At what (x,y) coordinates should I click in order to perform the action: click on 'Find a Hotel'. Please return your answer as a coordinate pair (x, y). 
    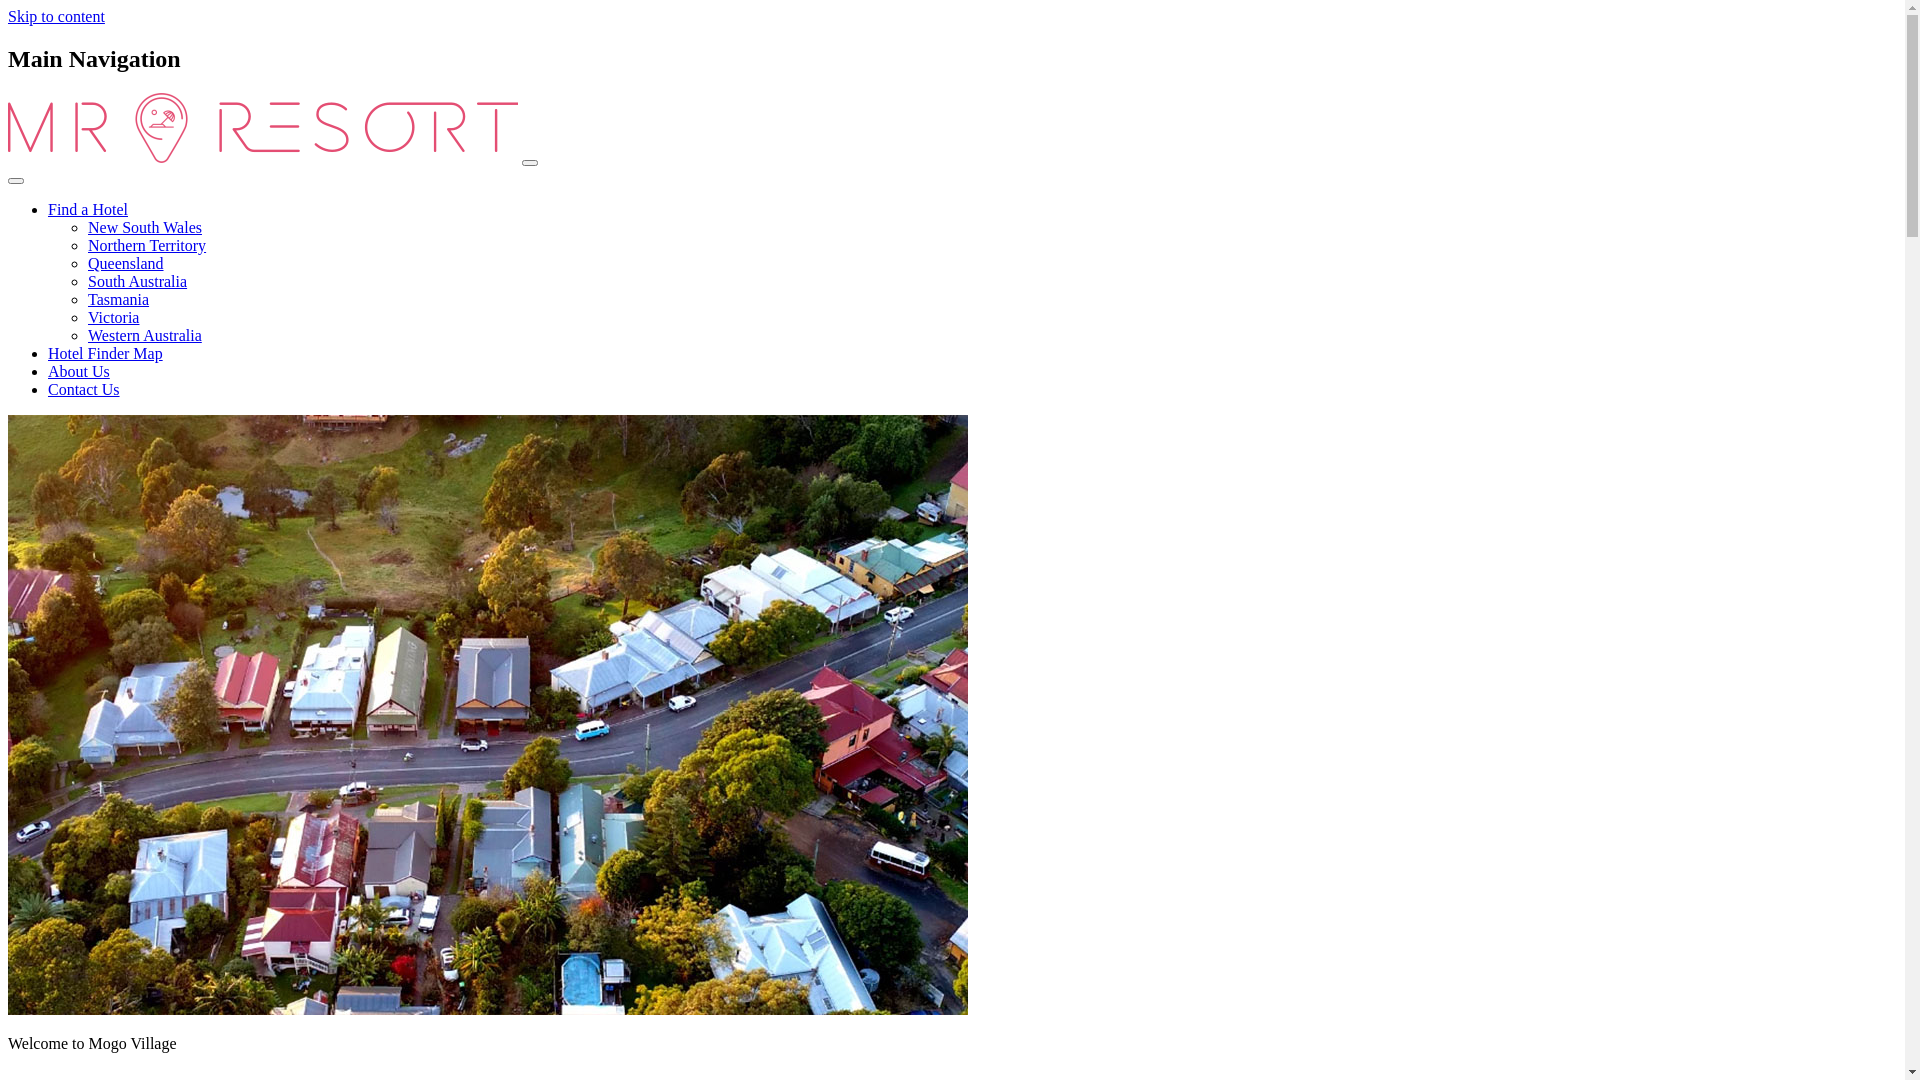
    Looking at the image, I should click on (86, 209).